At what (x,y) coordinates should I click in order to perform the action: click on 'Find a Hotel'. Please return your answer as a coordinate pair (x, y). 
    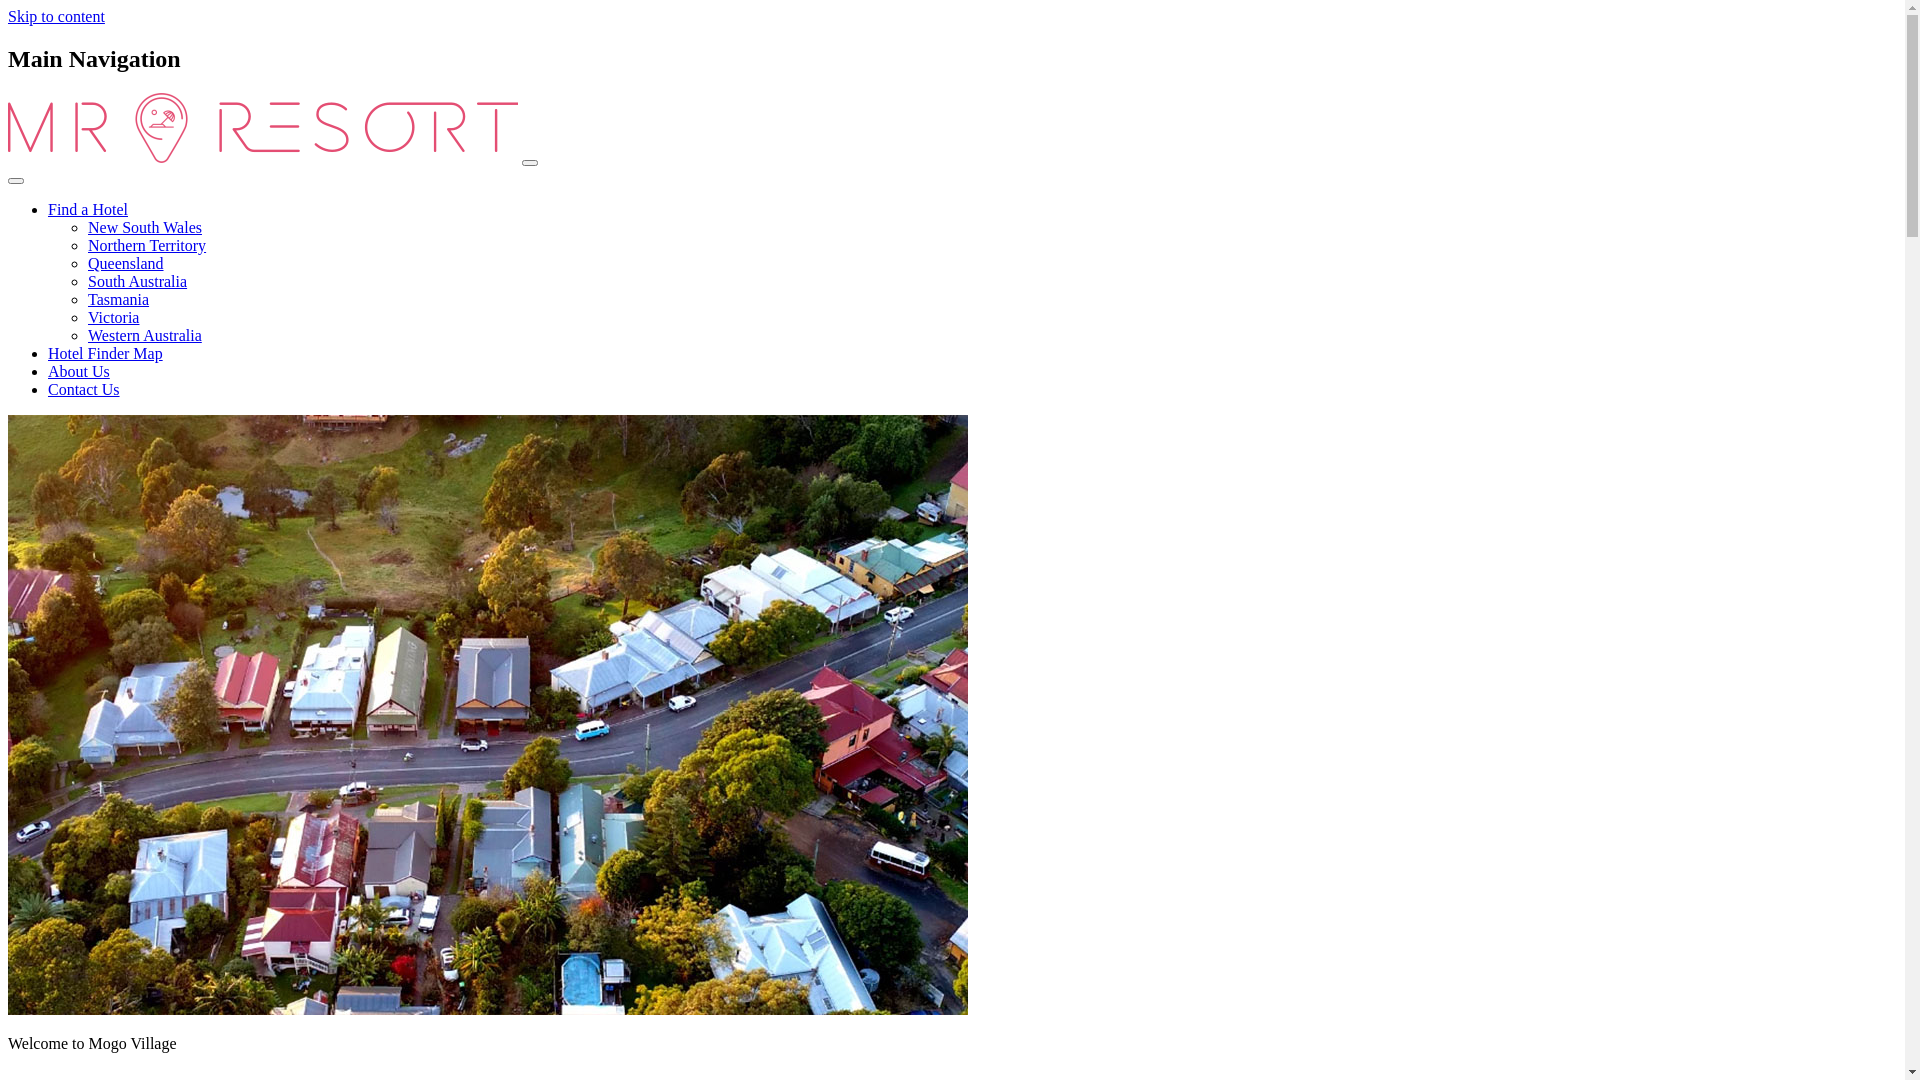
    Looking at the image, I should click on (86, 209).